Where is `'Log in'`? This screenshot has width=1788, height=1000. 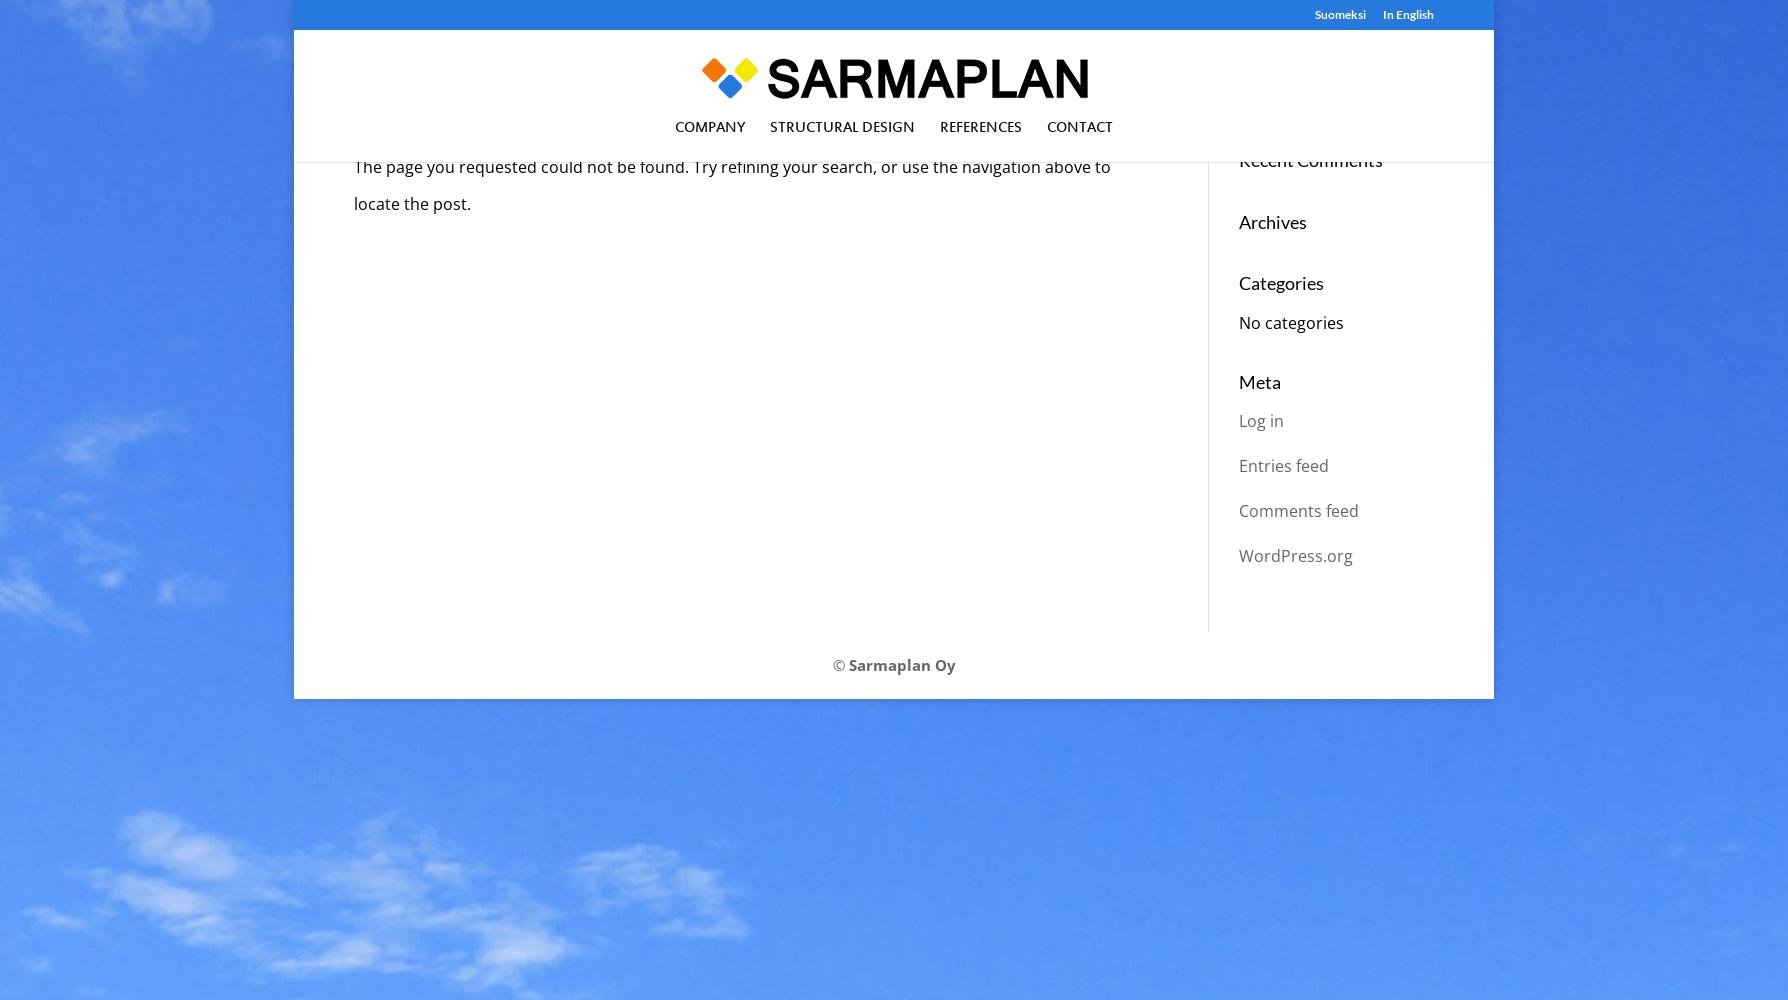
'Log in' is located at coordinates (1259, 421).